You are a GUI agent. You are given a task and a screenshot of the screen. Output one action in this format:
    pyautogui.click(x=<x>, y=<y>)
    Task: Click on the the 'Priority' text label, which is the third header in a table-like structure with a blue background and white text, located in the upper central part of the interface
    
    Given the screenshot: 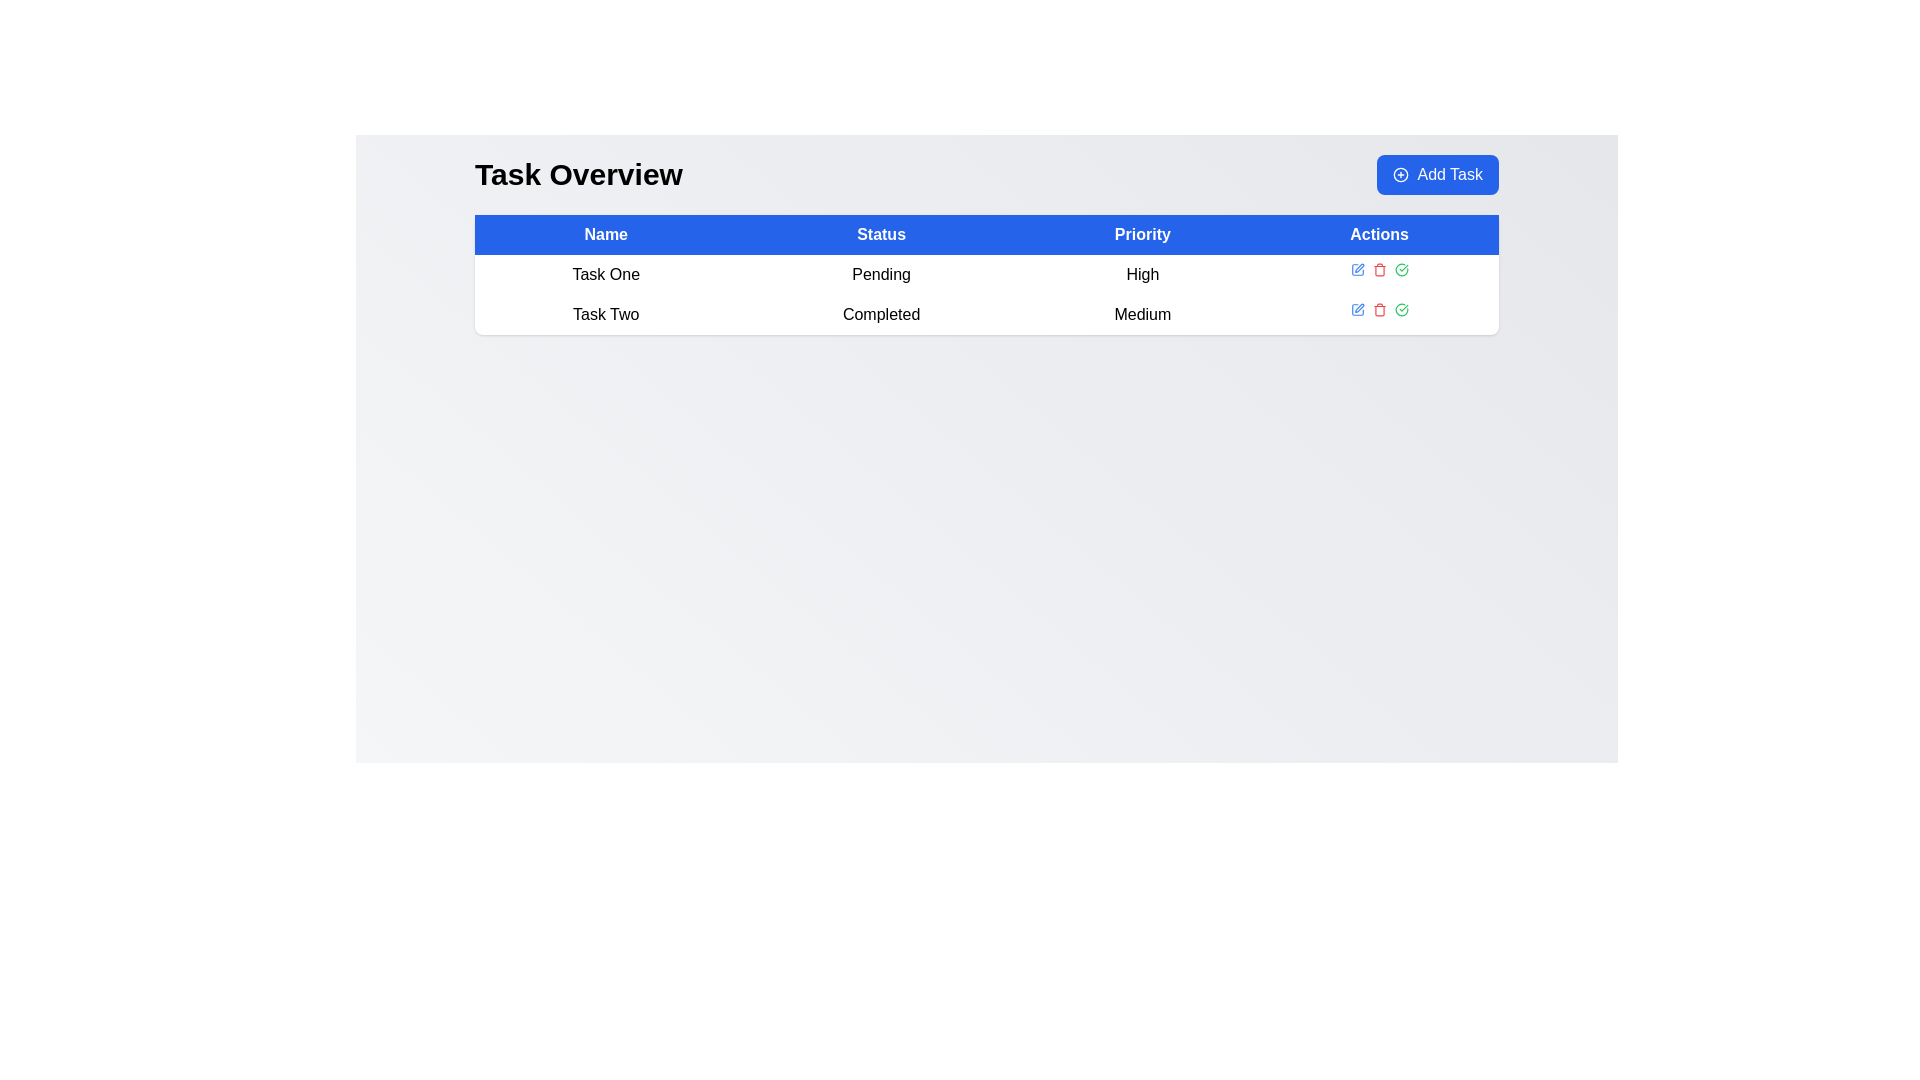 What is the action you would take?
    pyautogui.click(x=1142, y=234)
    